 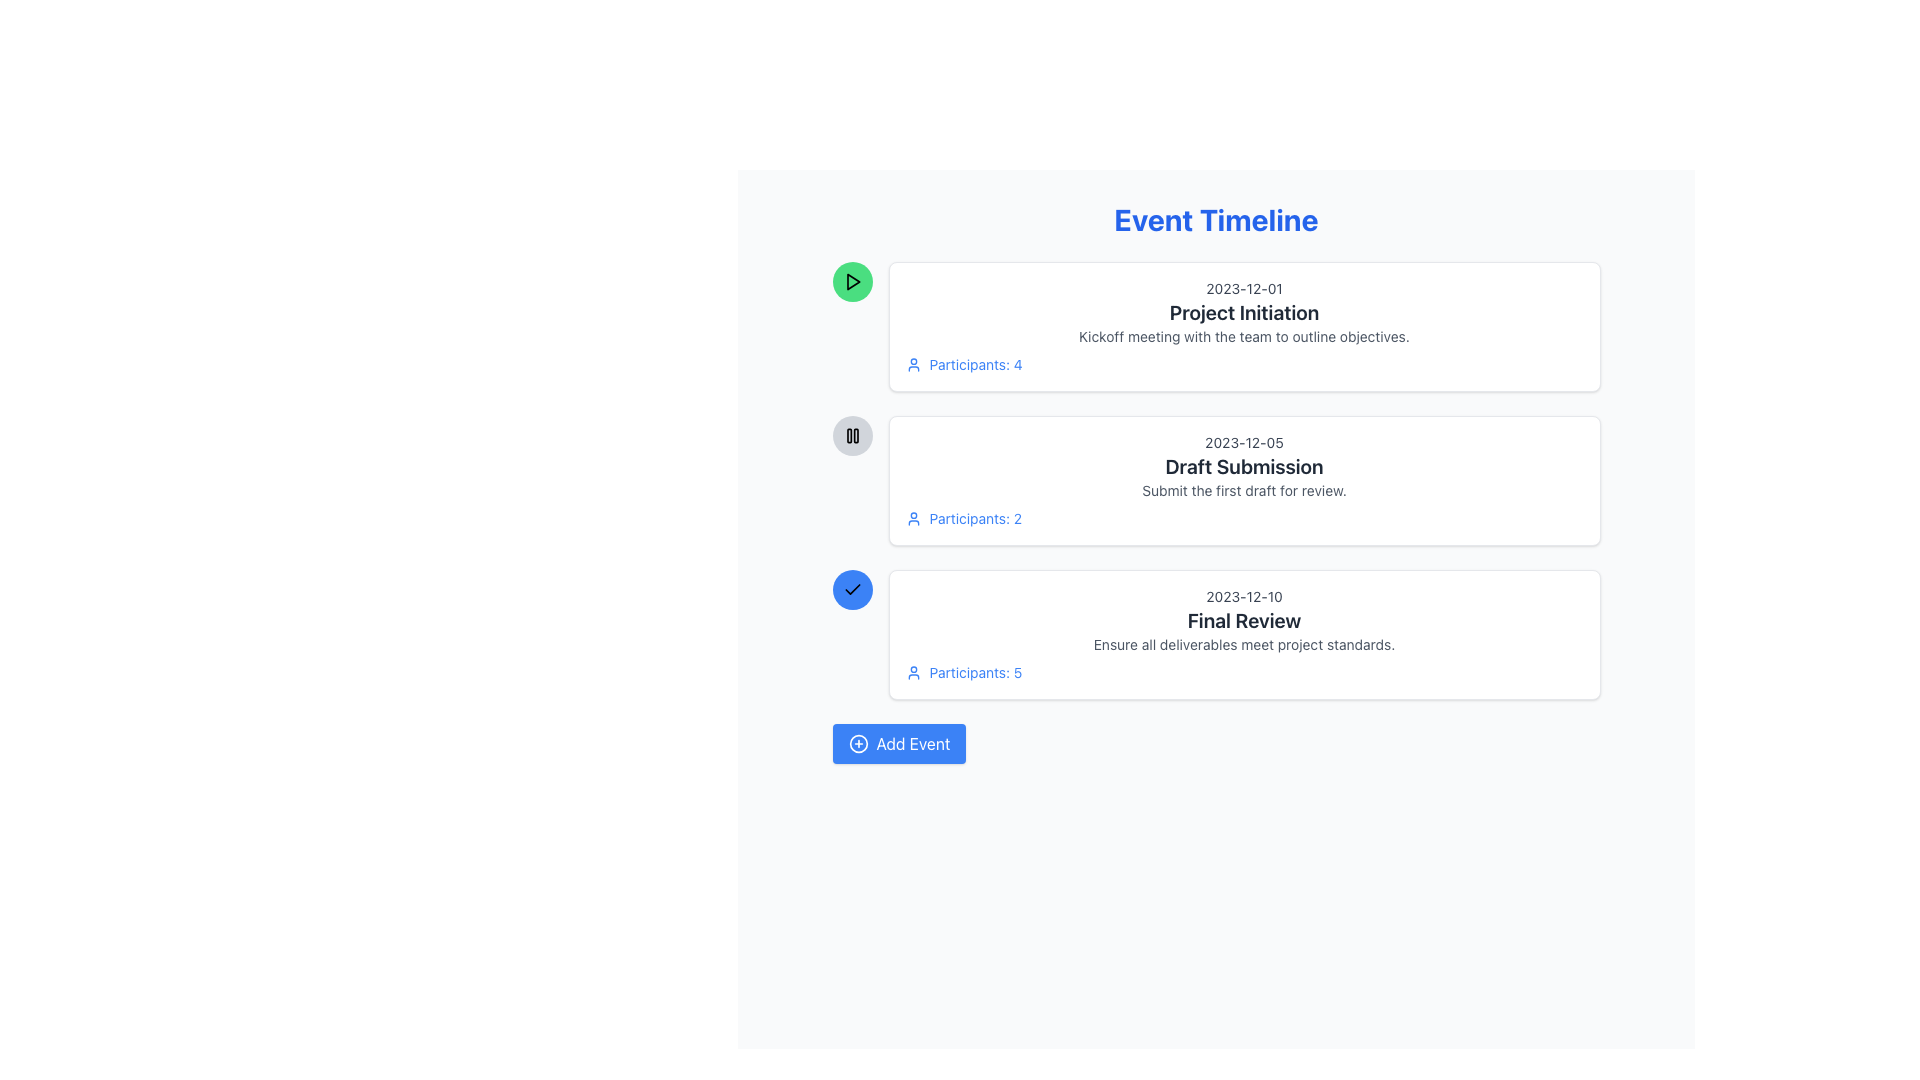 I want to click on the non-interactive icon representing participants in the event, located to the left of the text 'Participants: 5' in the 'Final Review' section of the timeline interface, so click(x=912, y=672).